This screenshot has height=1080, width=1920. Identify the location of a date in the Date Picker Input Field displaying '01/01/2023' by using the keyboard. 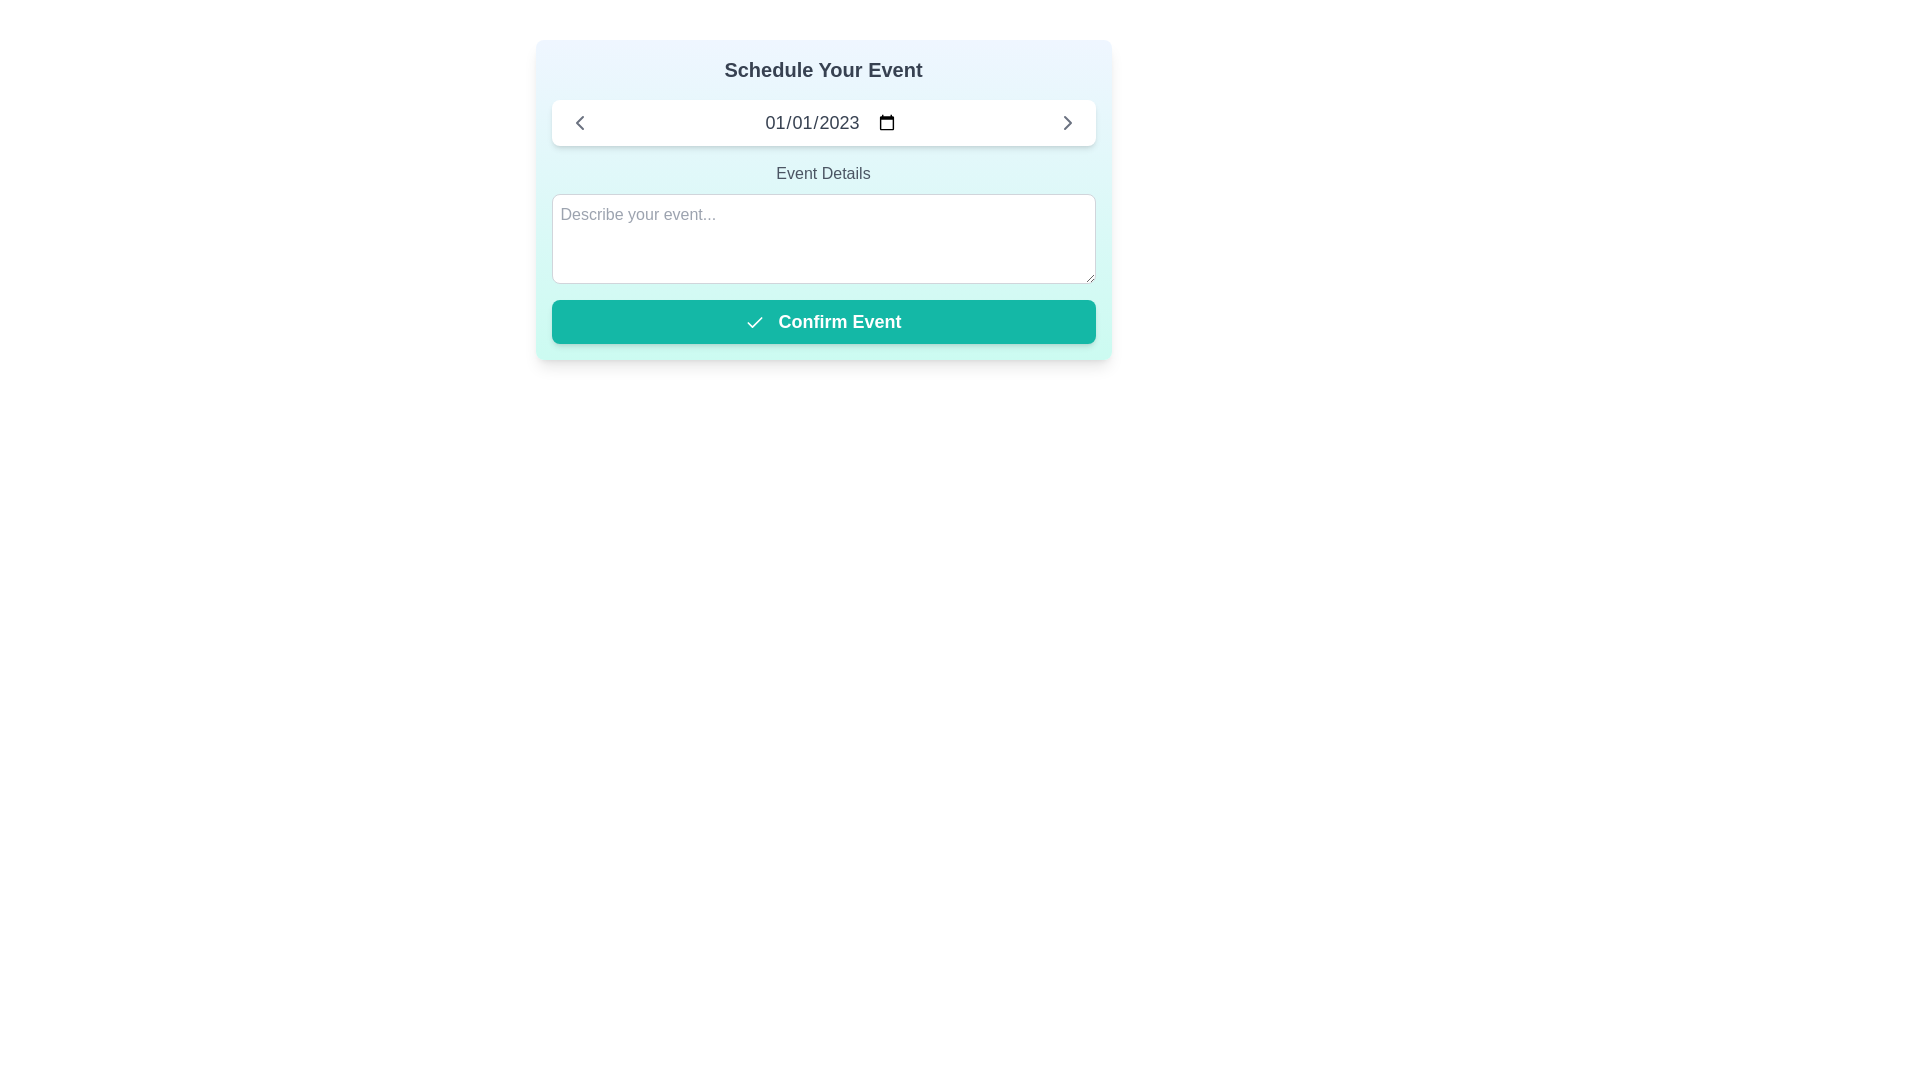
(823, 123).